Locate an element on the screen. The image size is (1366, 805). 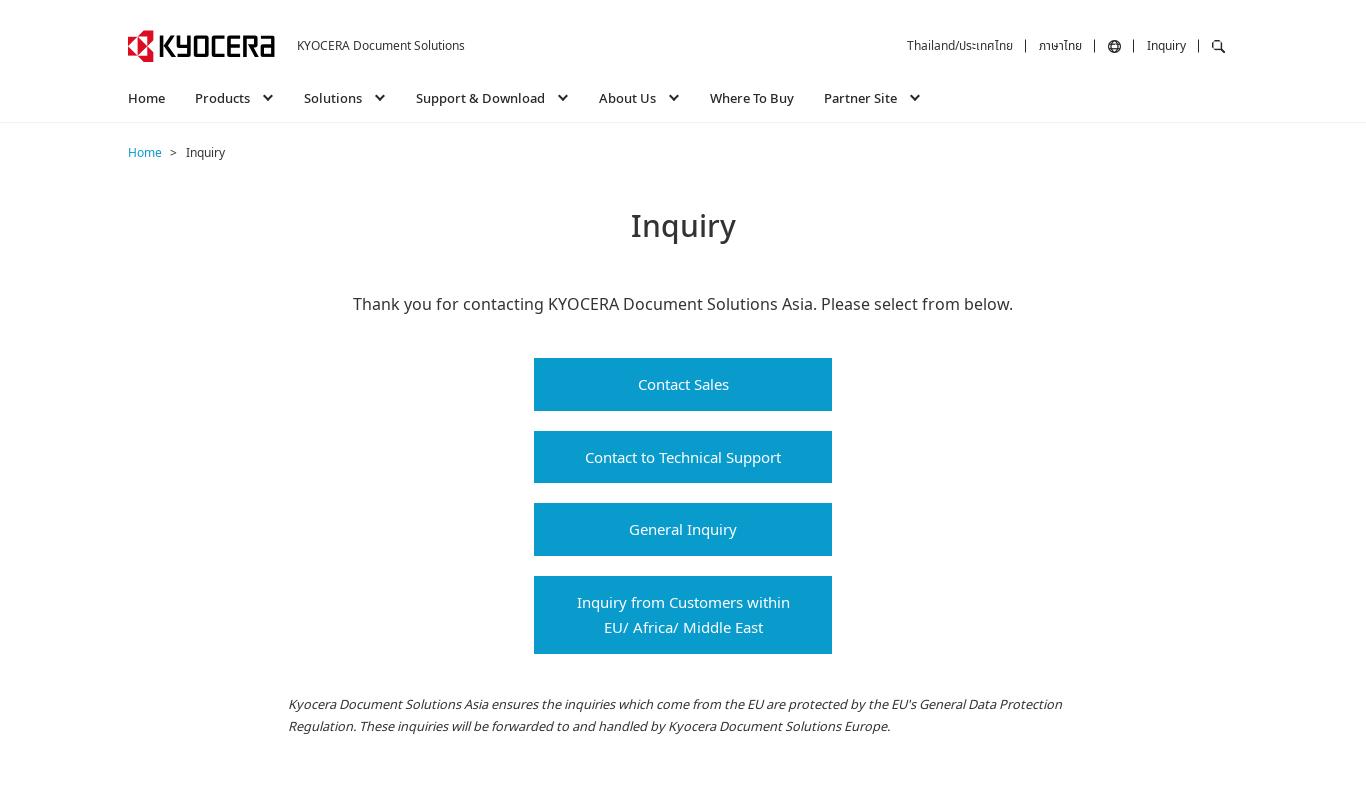
'Products' is located at coordinates (221, 96).